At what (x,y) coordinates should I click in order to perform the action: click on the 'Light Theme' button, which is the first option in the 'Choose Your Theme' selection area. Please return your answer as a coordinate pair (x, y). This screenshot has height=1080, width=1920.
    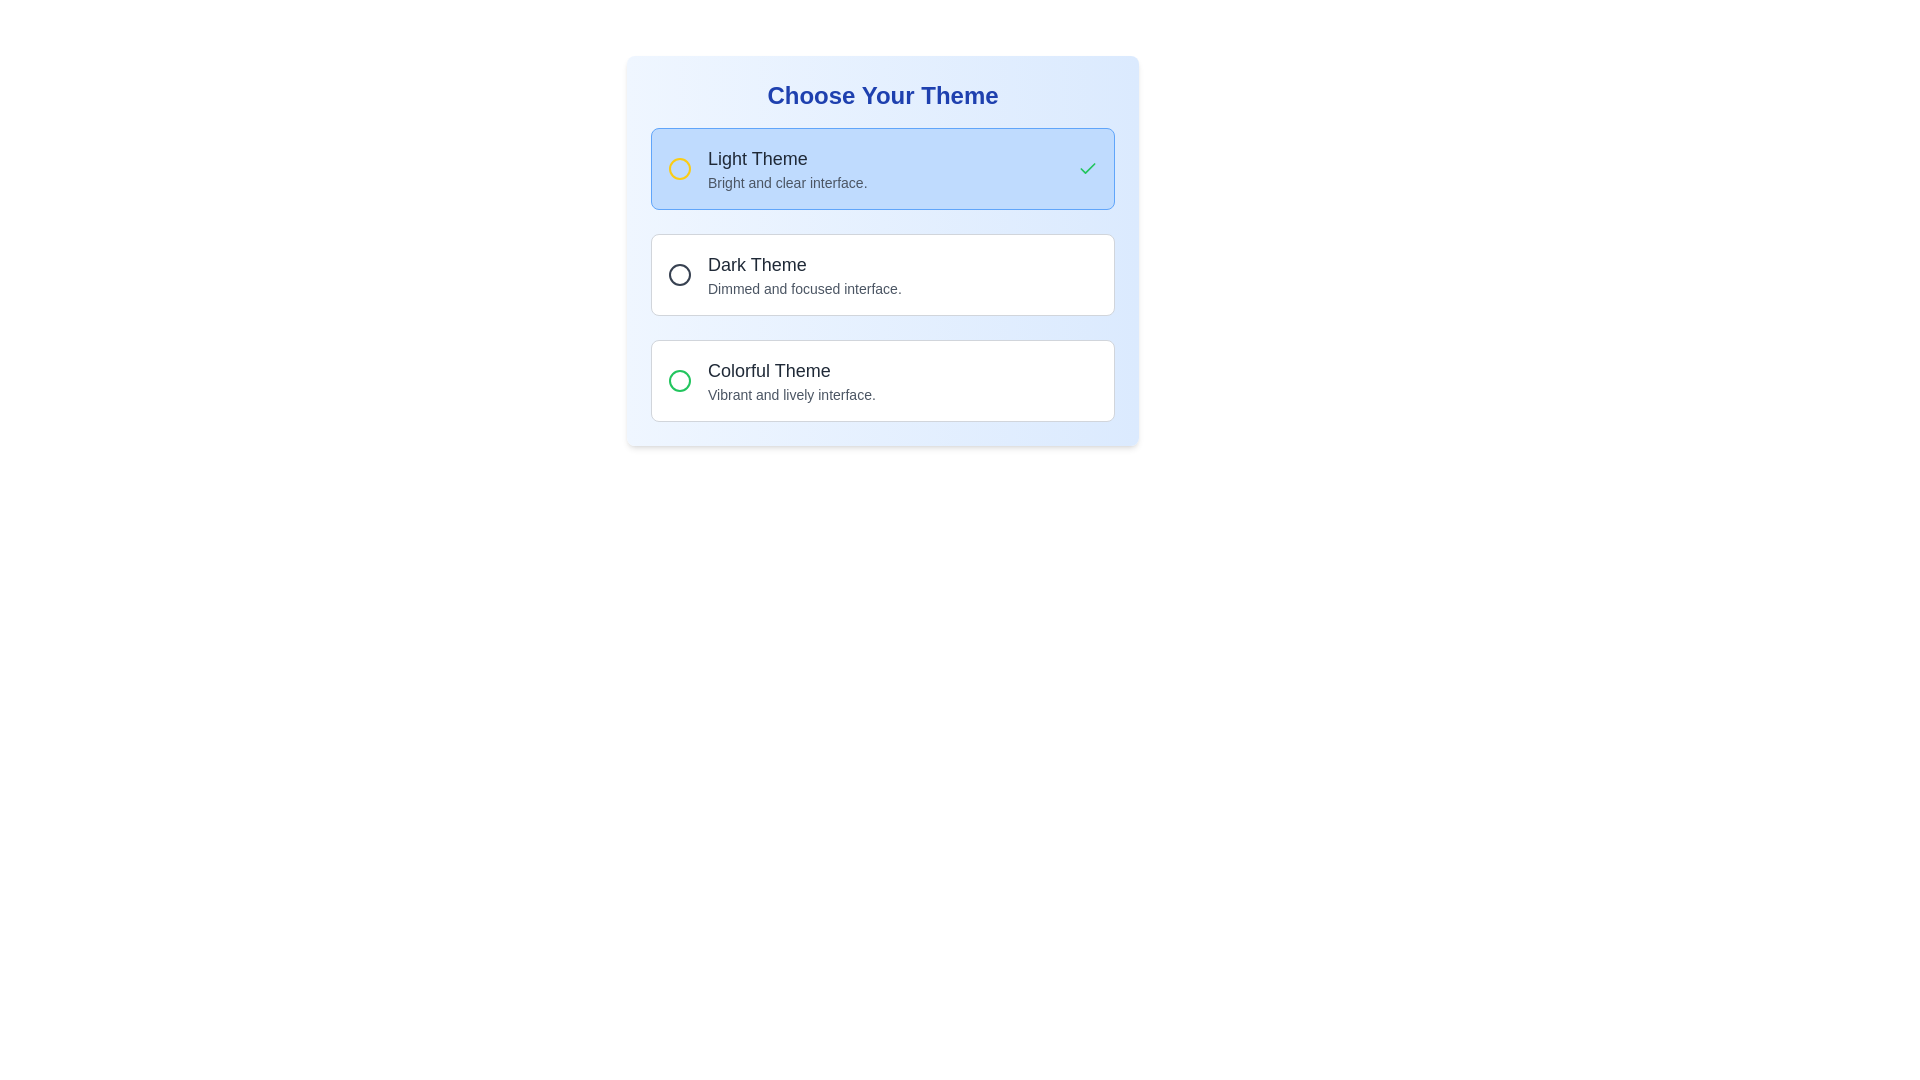
    Looking at the image, I should click on (882, 168).